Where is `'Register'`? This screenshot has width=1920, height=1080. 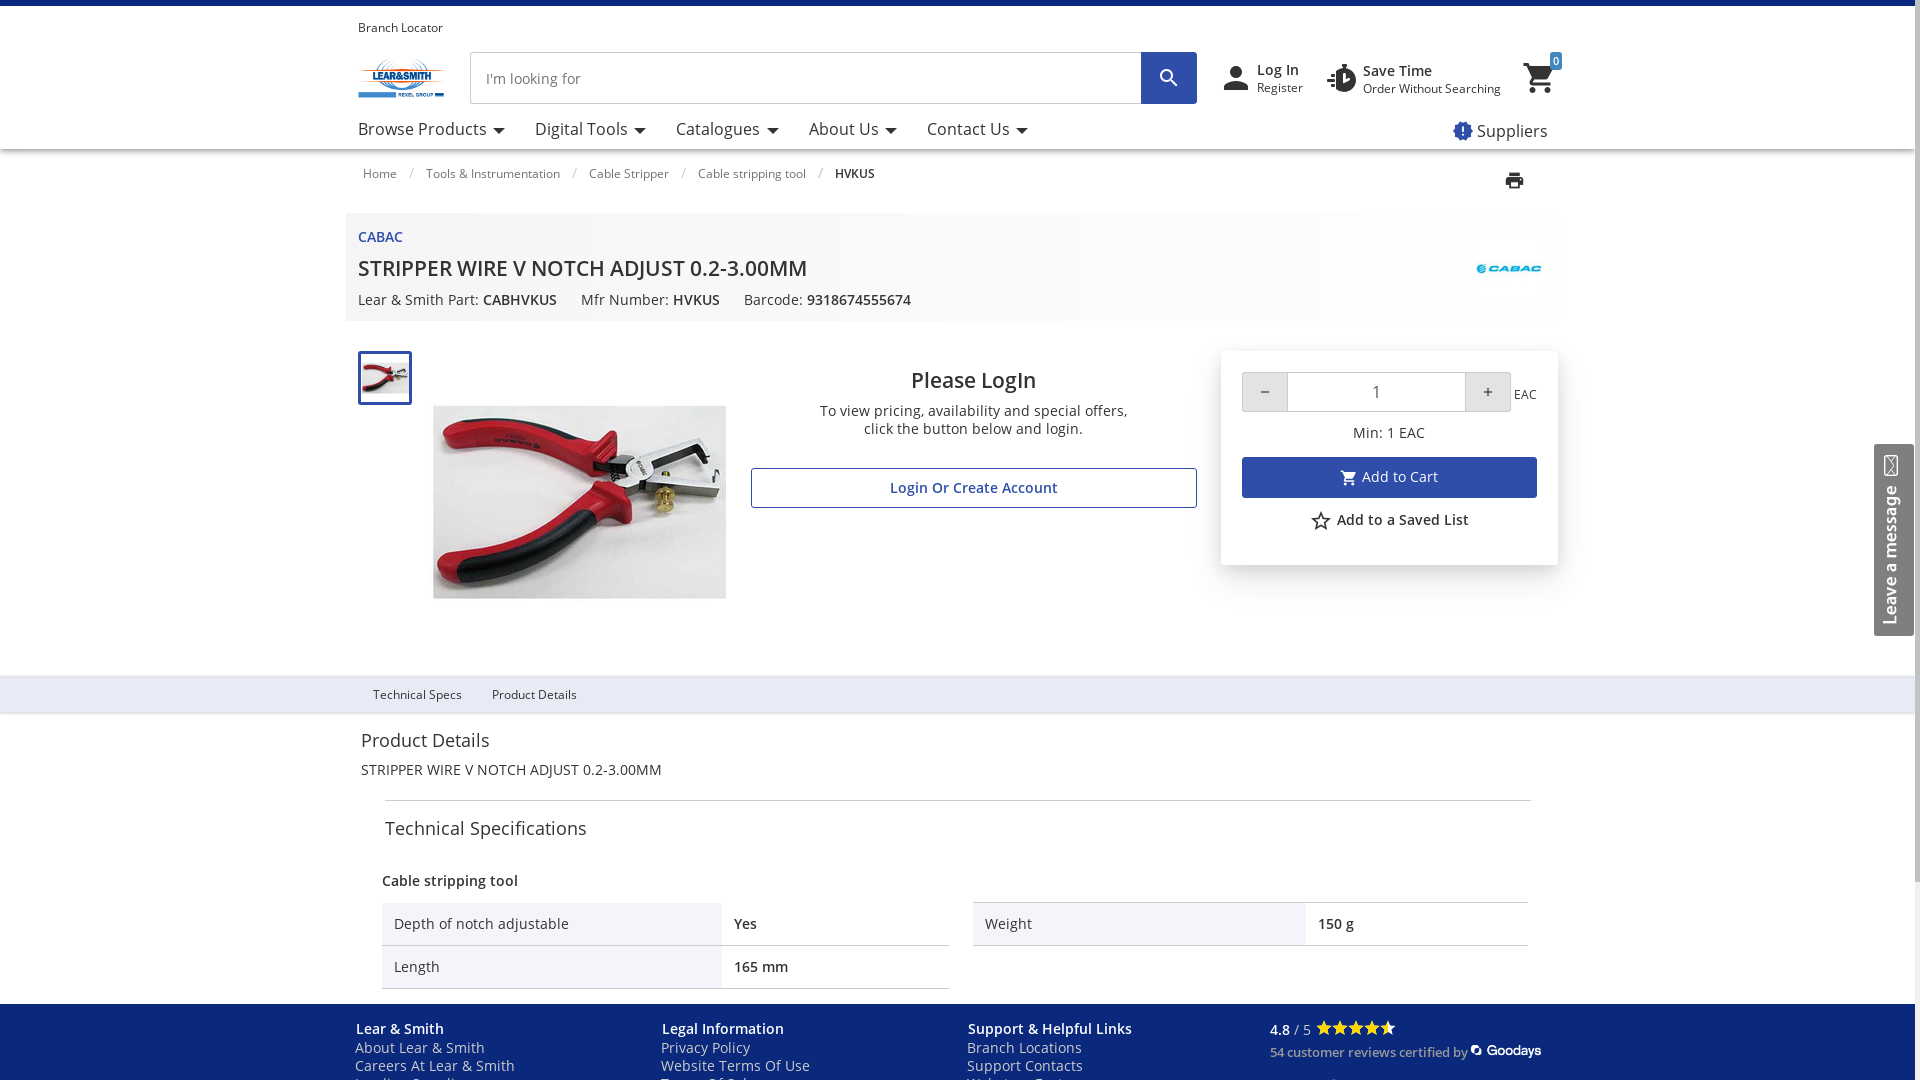
'Register' is located at coordinates (1277, 86).